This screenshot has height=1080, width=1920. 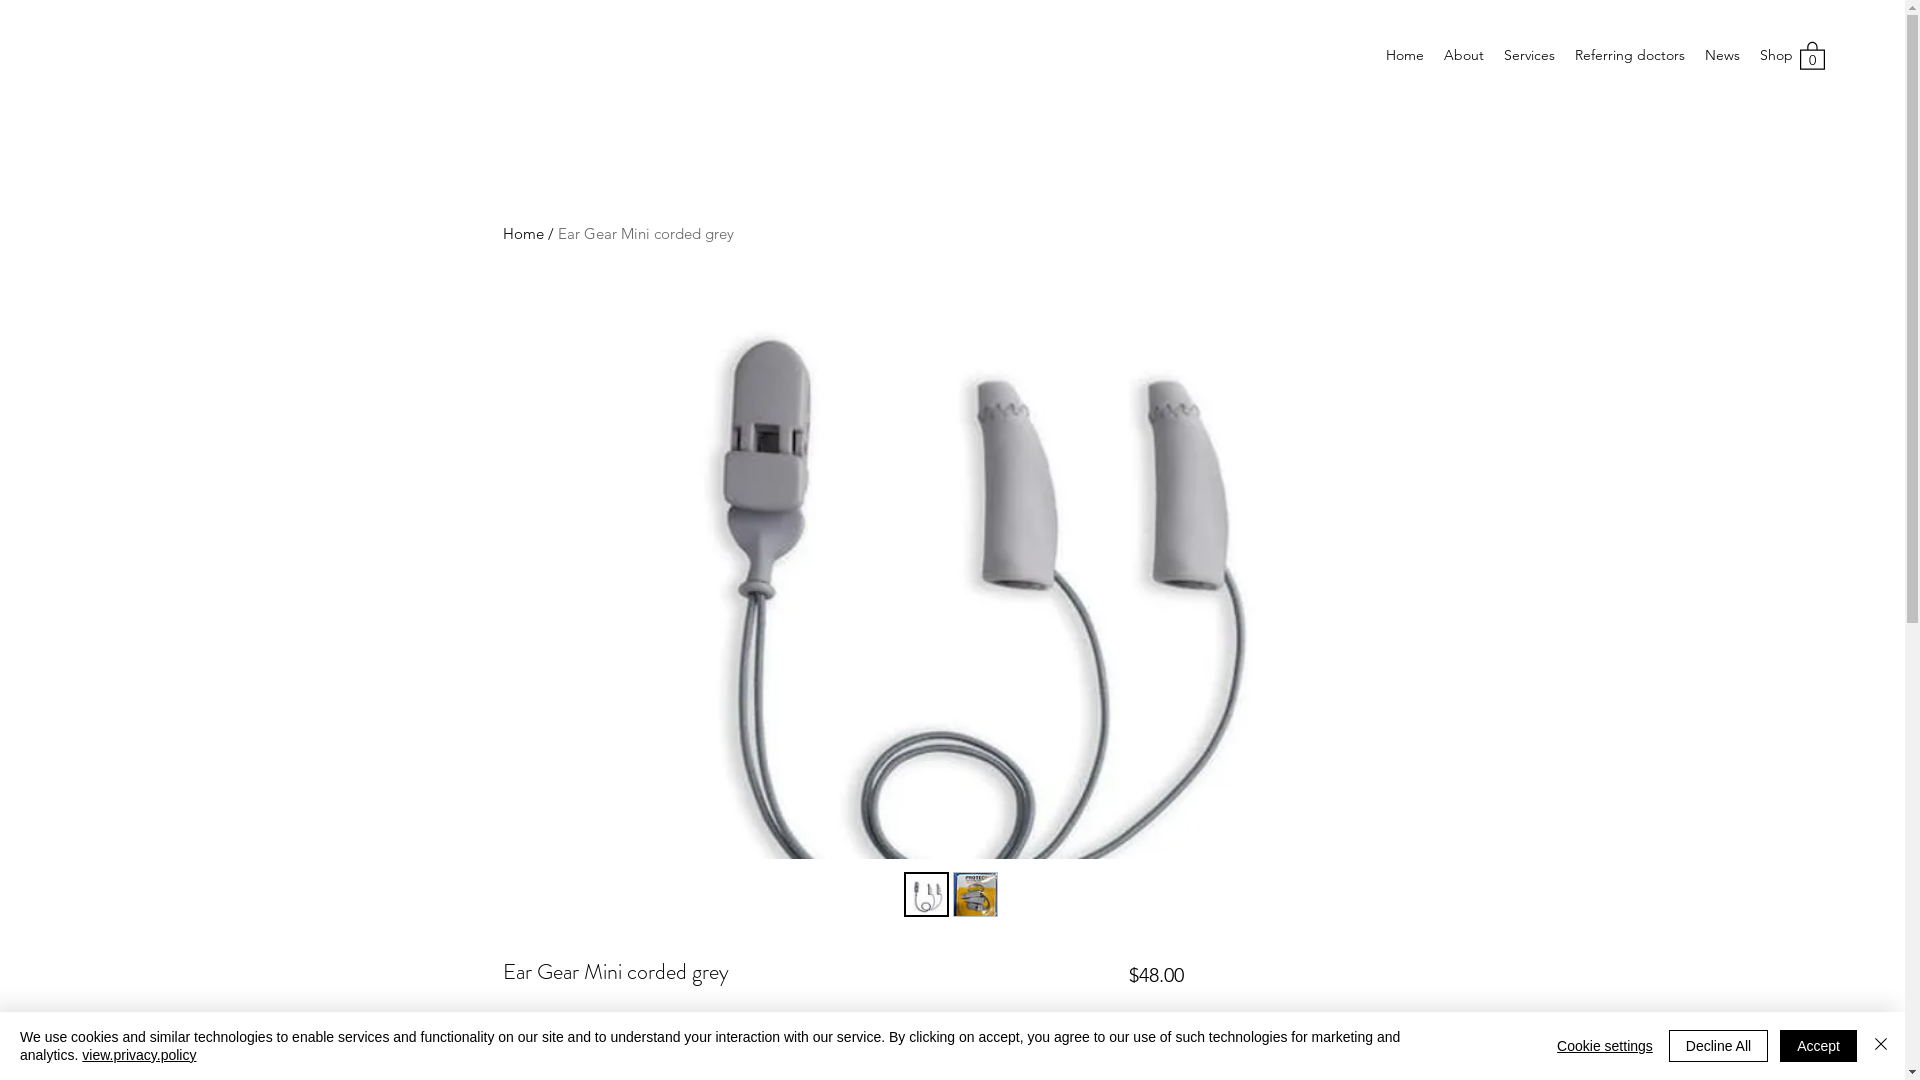 What do you see at coordinates (1717, 1044) in the screenshot?
I see `'Decline All'` at bounding box center [1717, 1044].